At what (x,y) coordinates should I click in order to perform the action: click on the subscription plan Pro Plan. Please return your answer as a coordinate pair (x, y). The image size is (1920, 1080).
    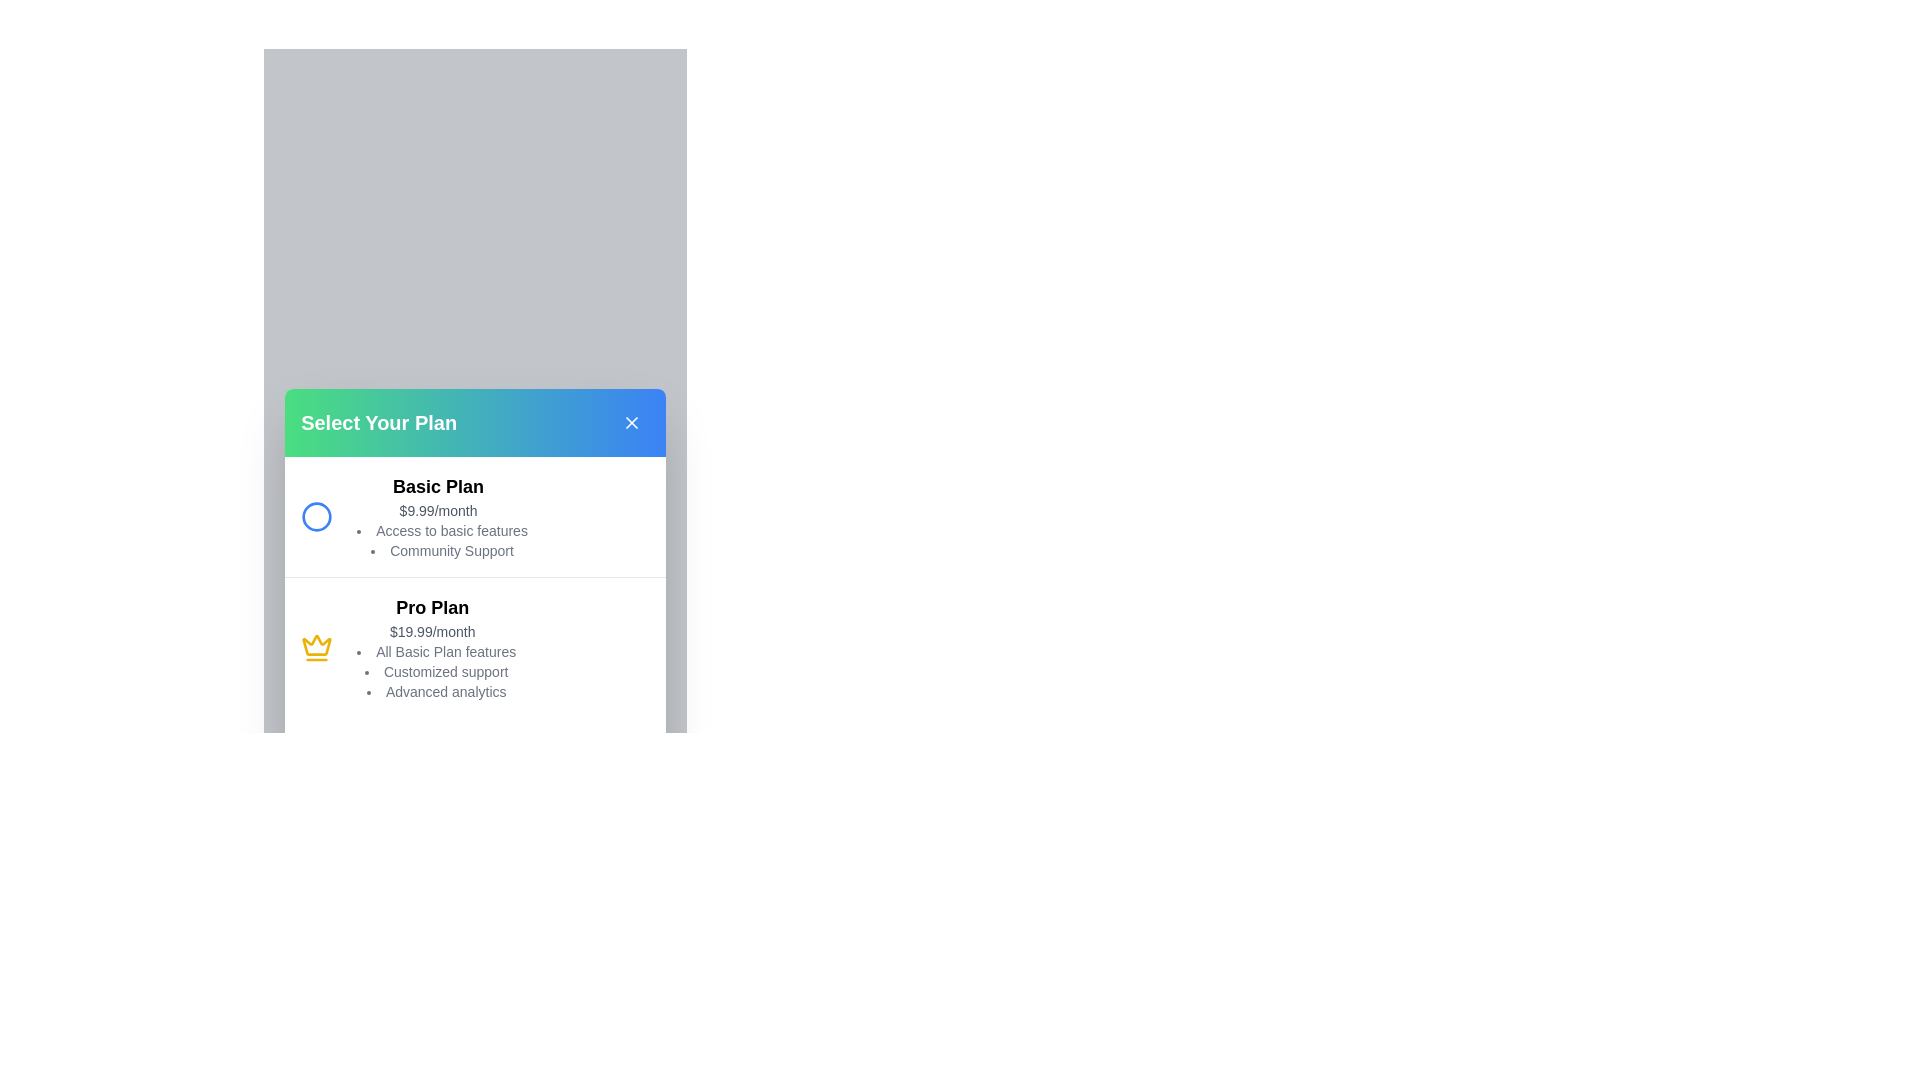
    Looking at the image, I should click on (316, 647).